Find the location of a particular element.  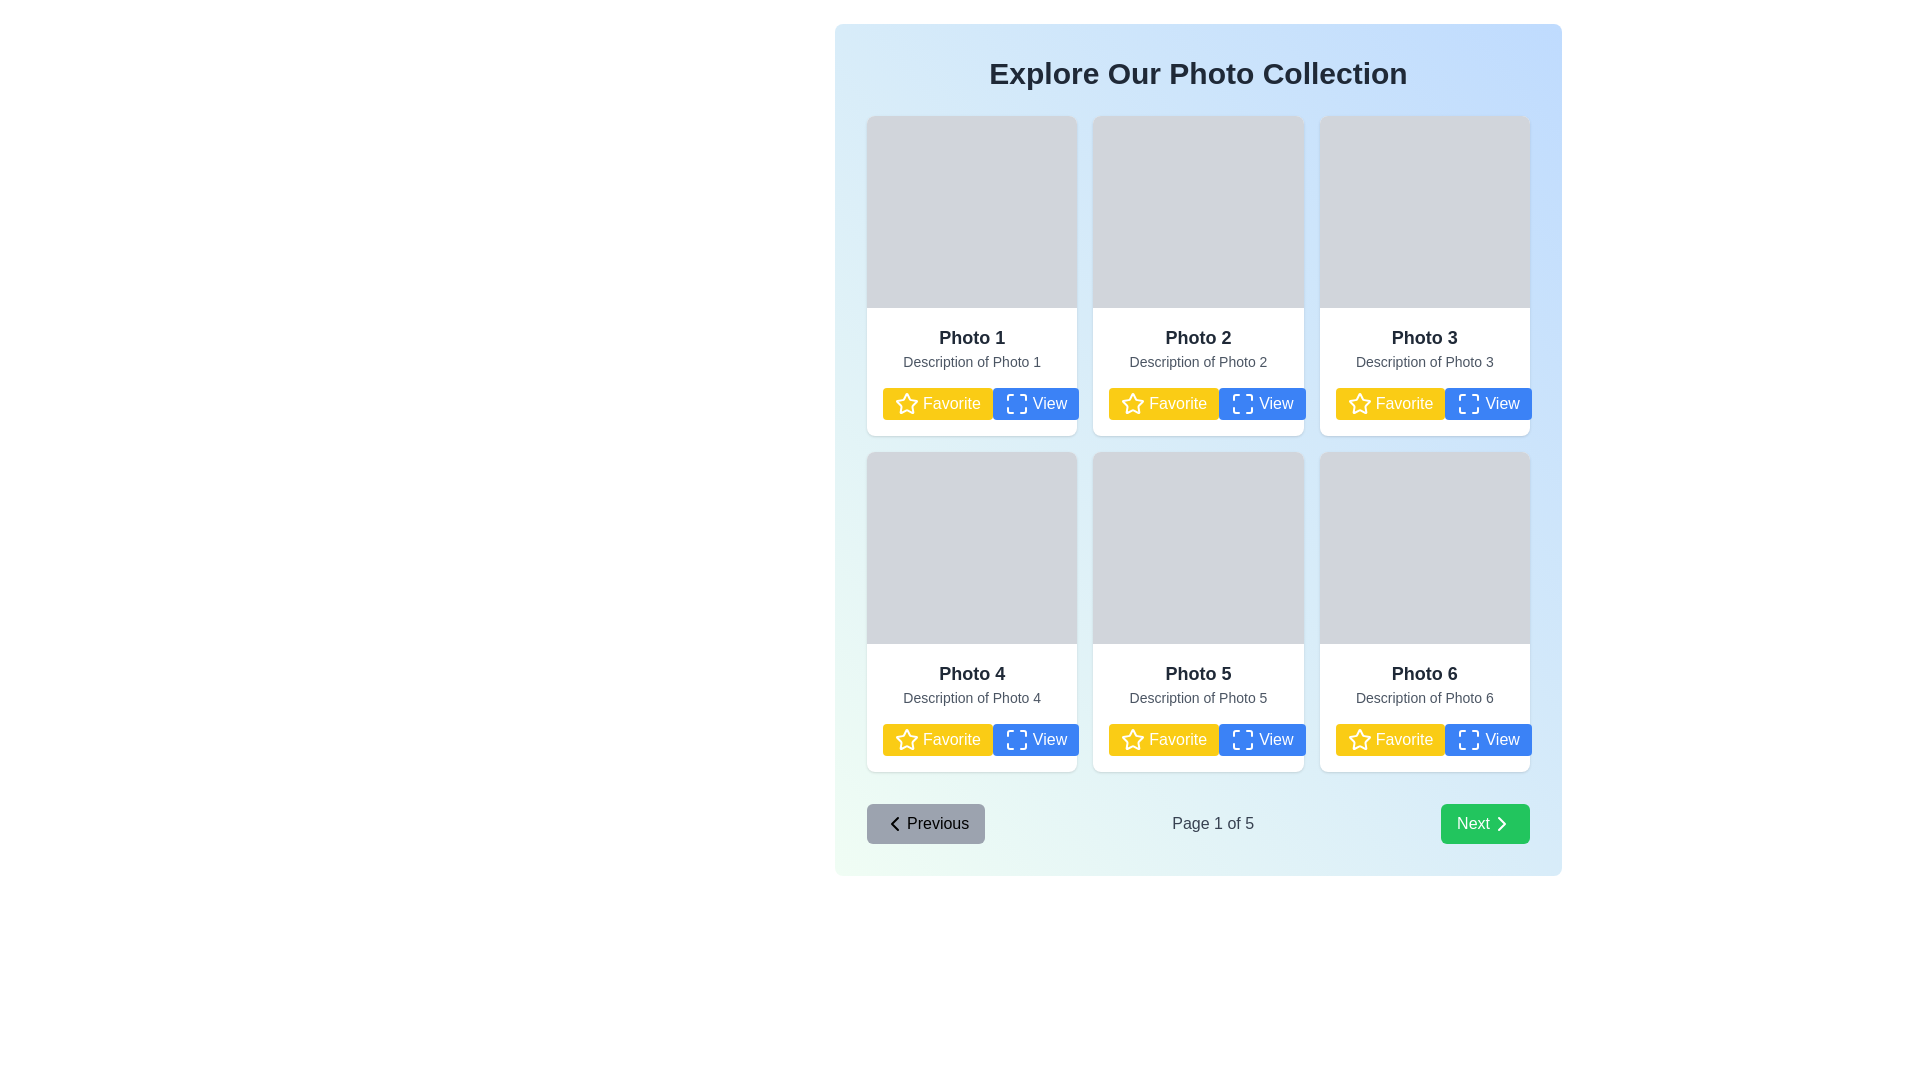

the navigation icon located in the bottom-left area of the interface is located at coordinates (893, 824).